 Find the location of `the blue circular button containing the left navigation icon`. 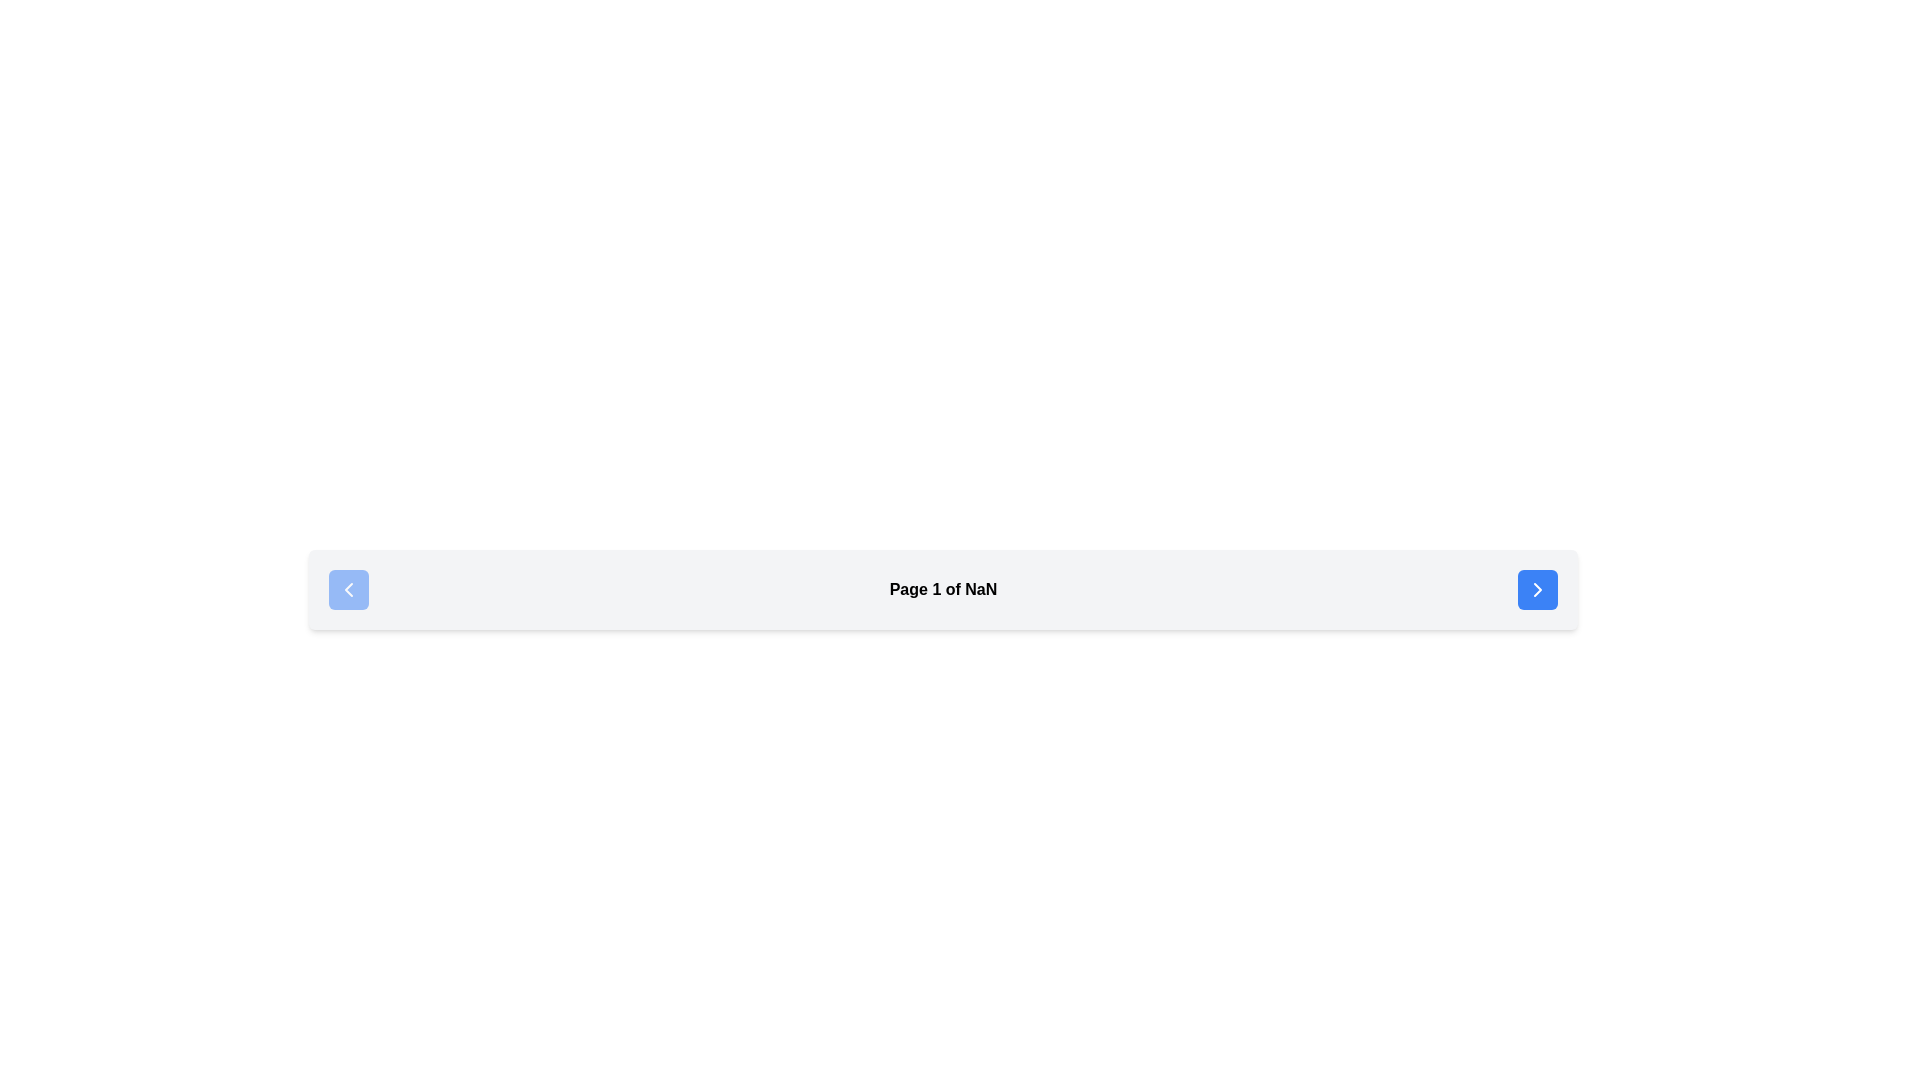

the blue circular button containing the left navigation icon is located at coordinates (349, 589).